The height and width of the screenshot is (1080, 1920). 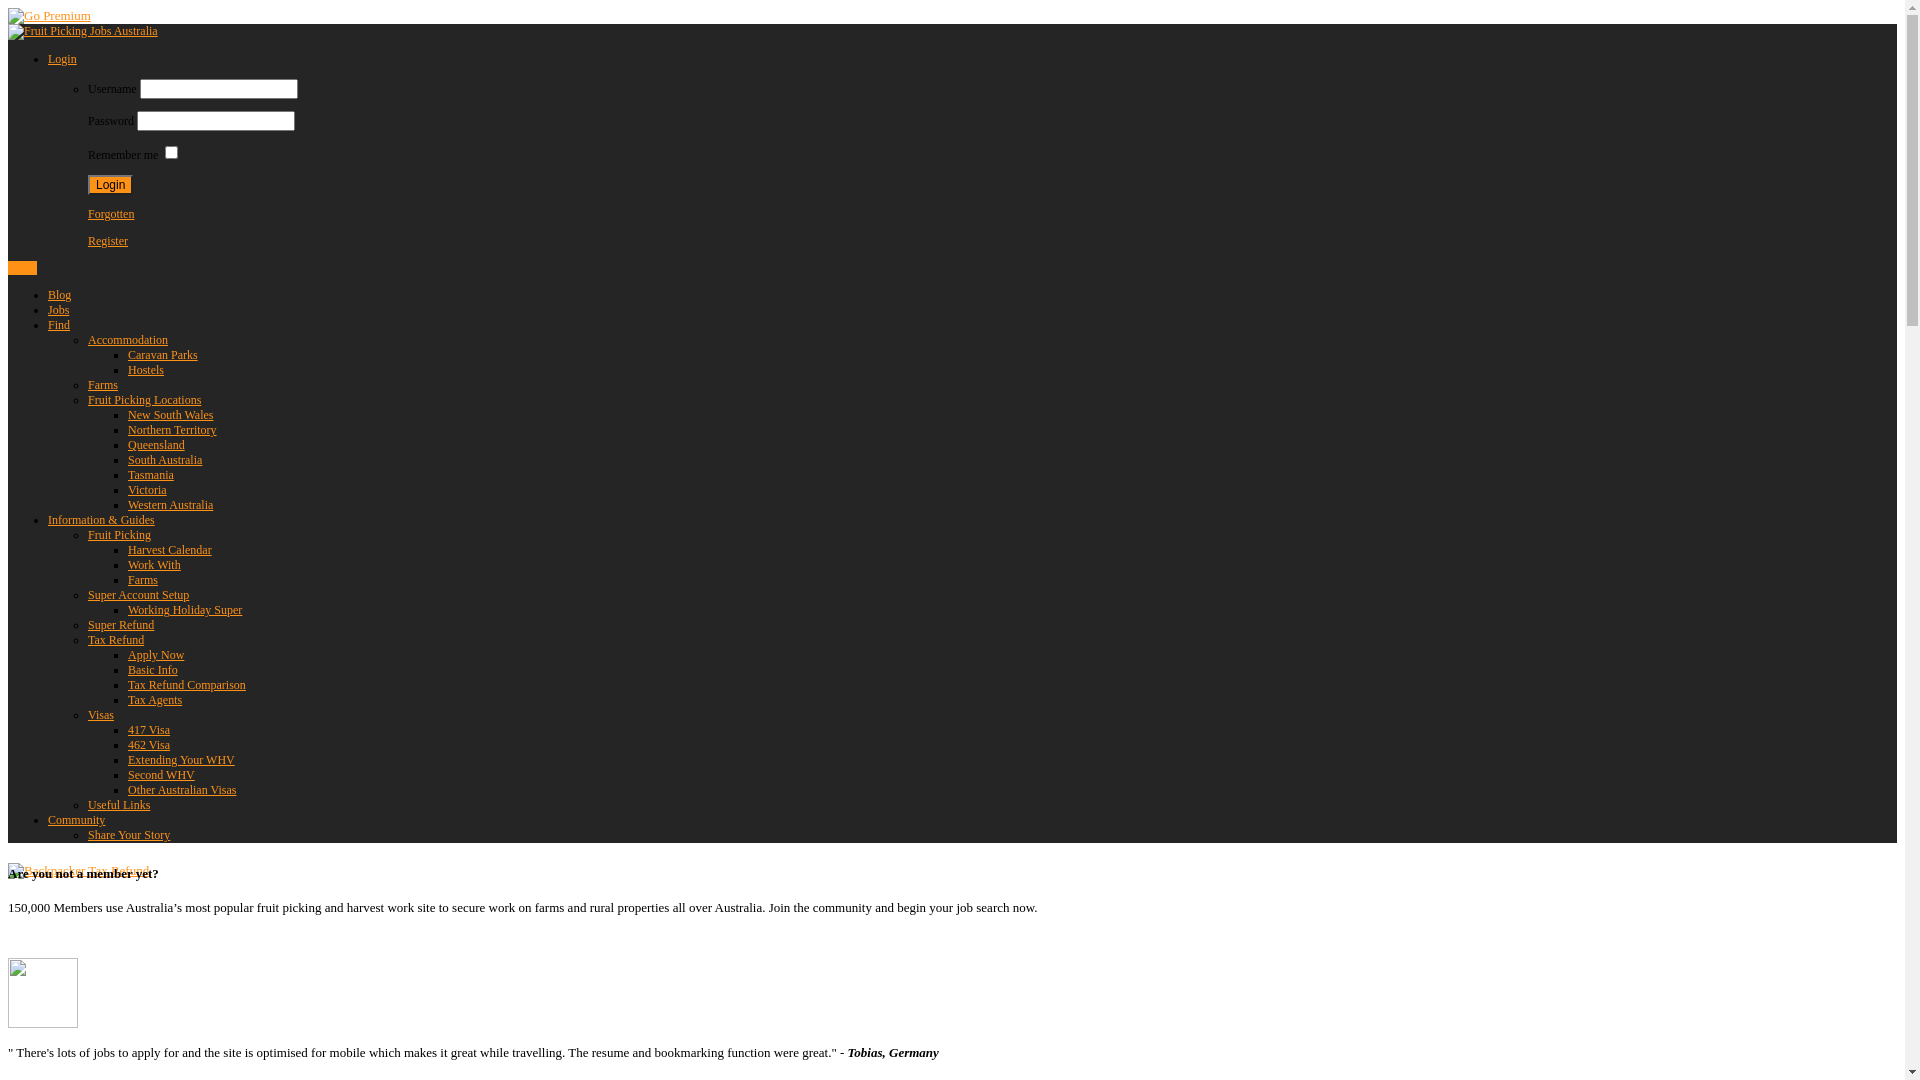 I want to click on 'Fruit Picking Jobs Australia', so click(x=81, y=30).